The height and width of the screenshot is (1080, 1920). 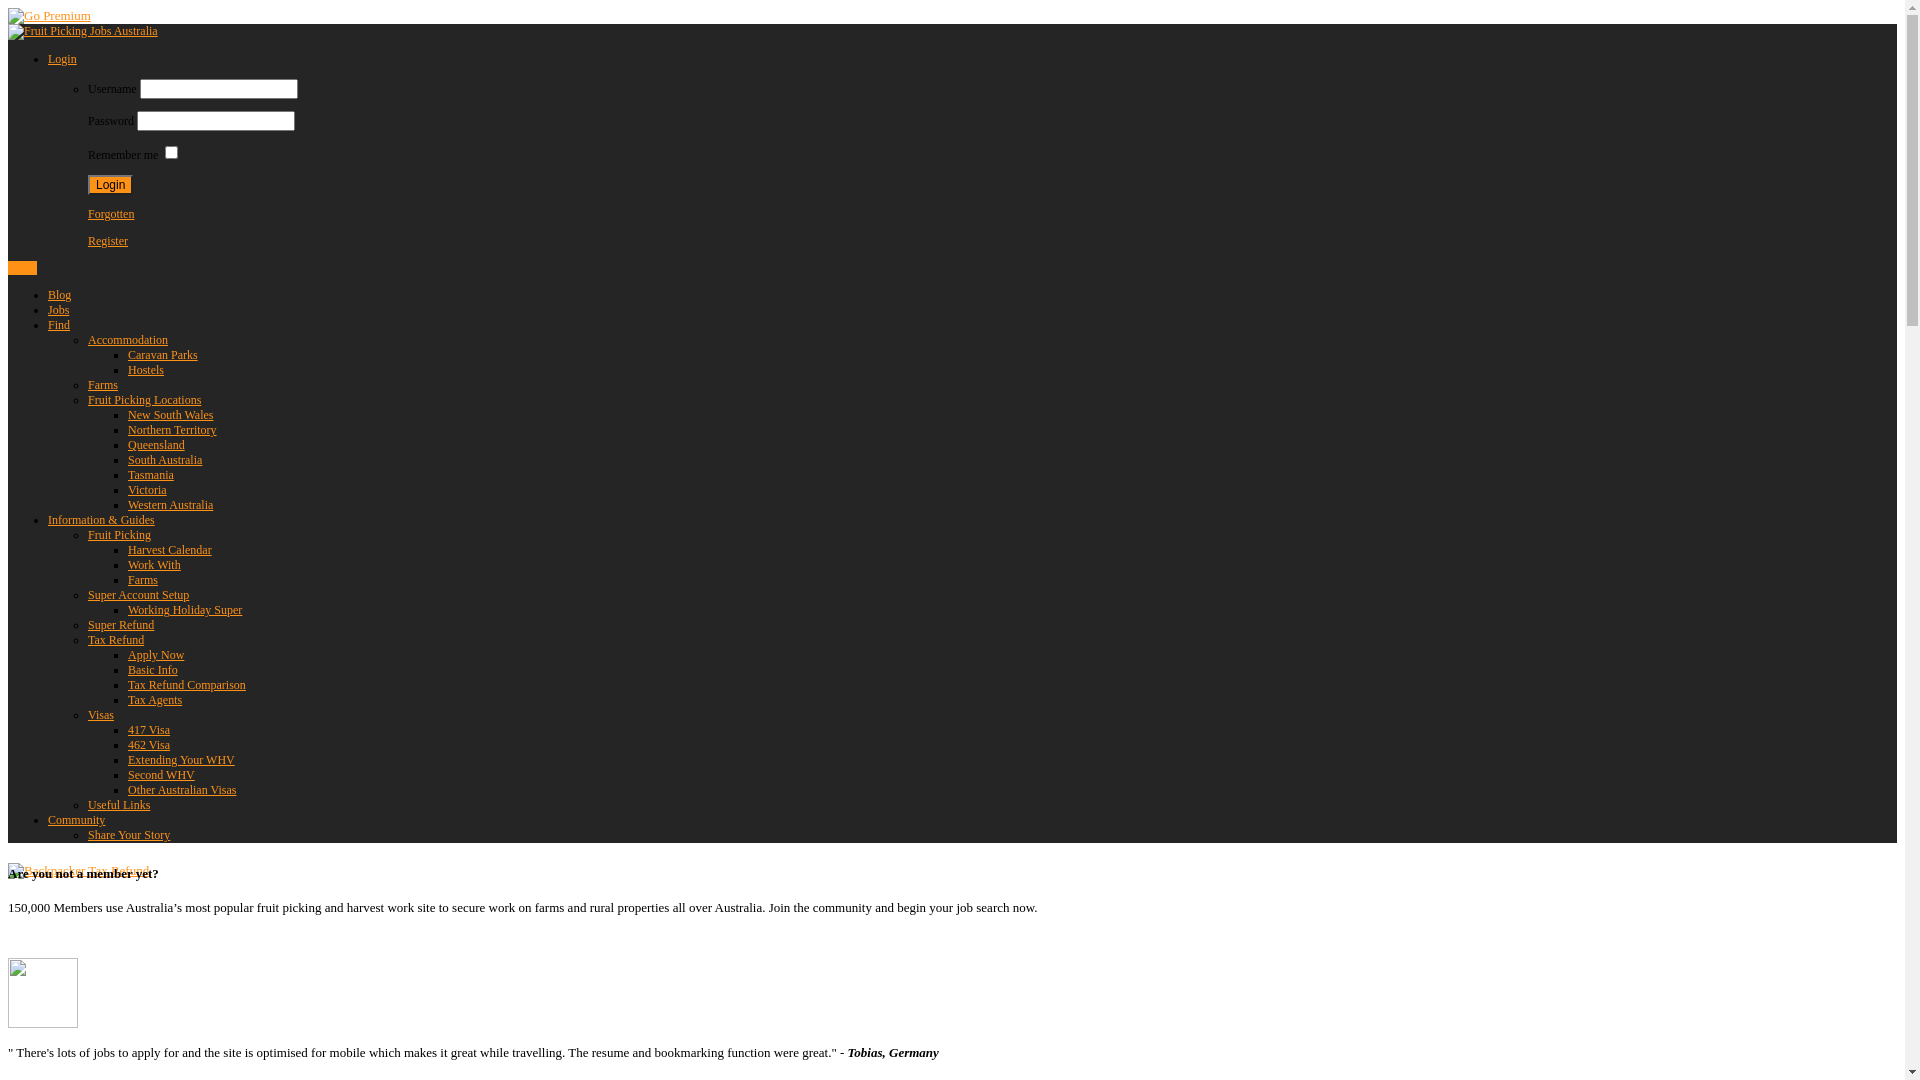 I want to click on 'Fruit Picking Jobs Australia', so click(x=81, y=30).